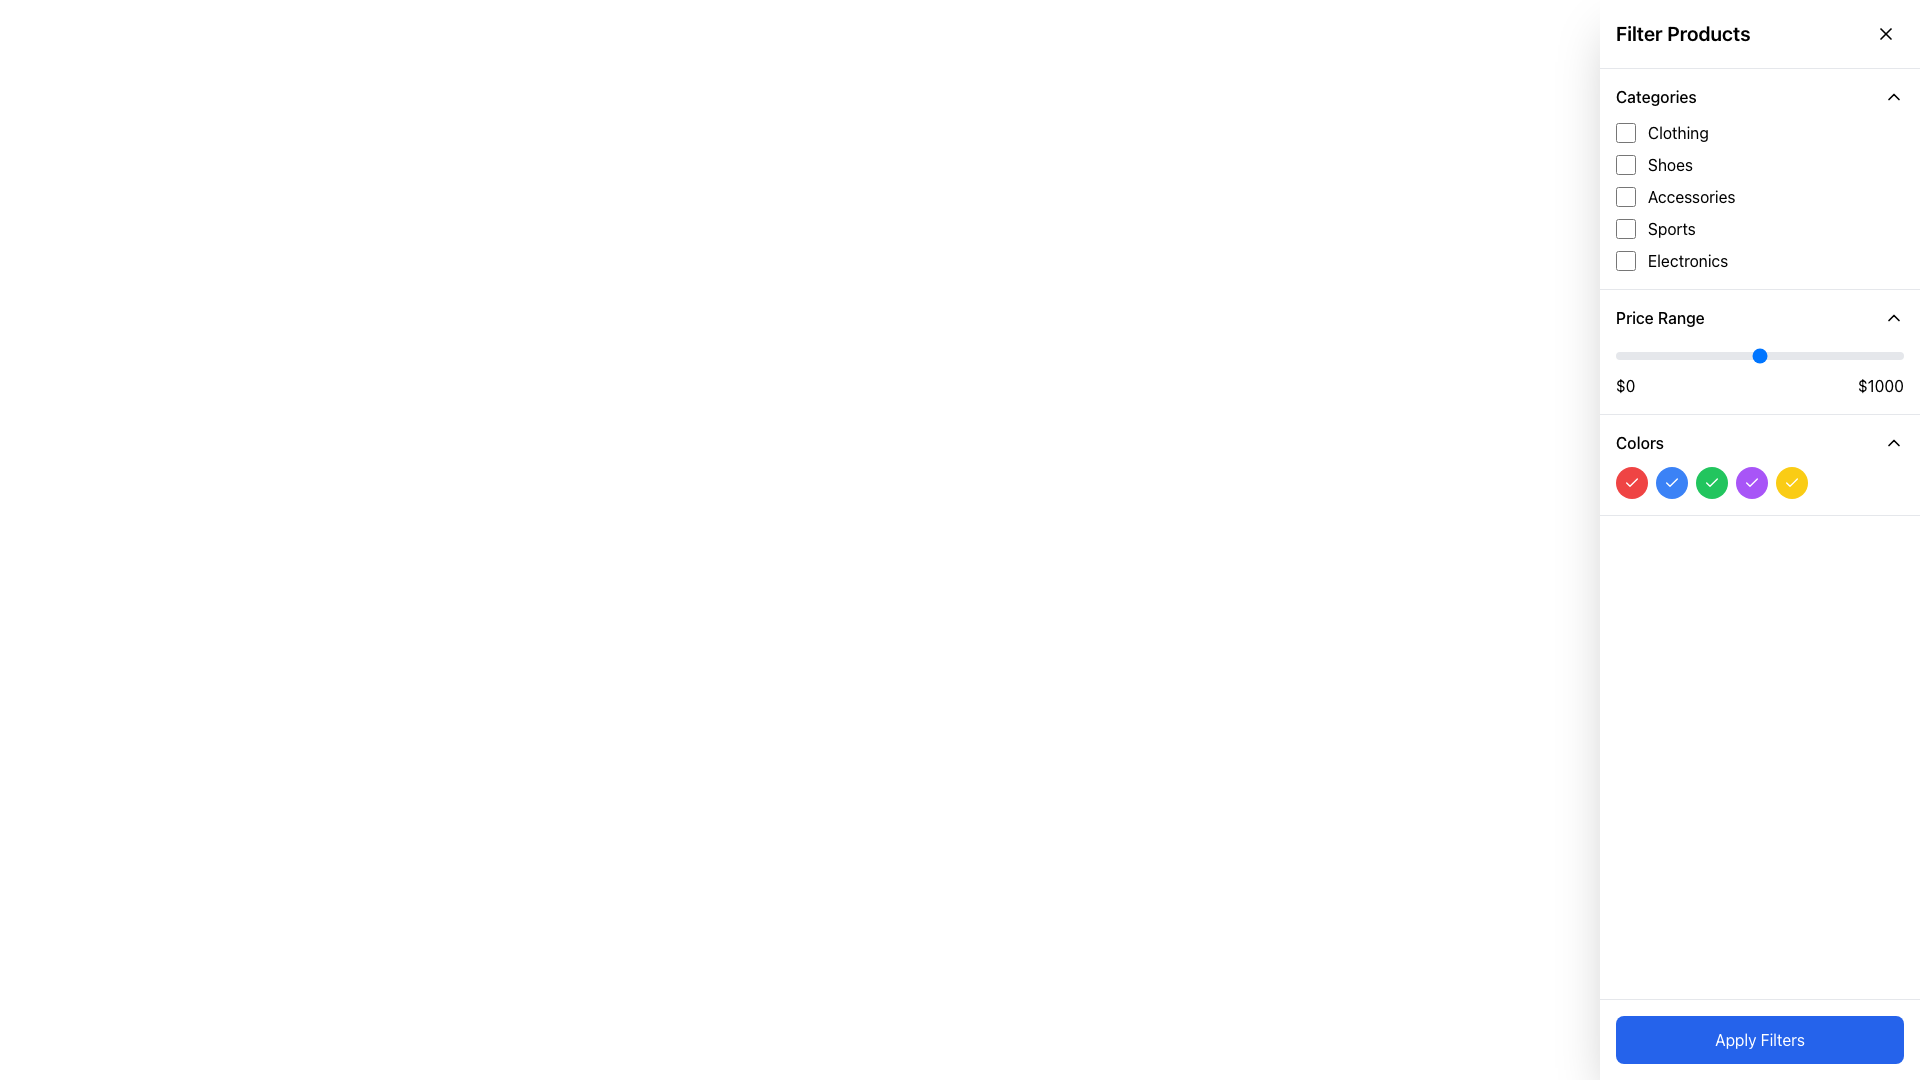  I want to click on the Chevron icon located at the far-right end of the 'Categories' section header, so click(1893, 96).